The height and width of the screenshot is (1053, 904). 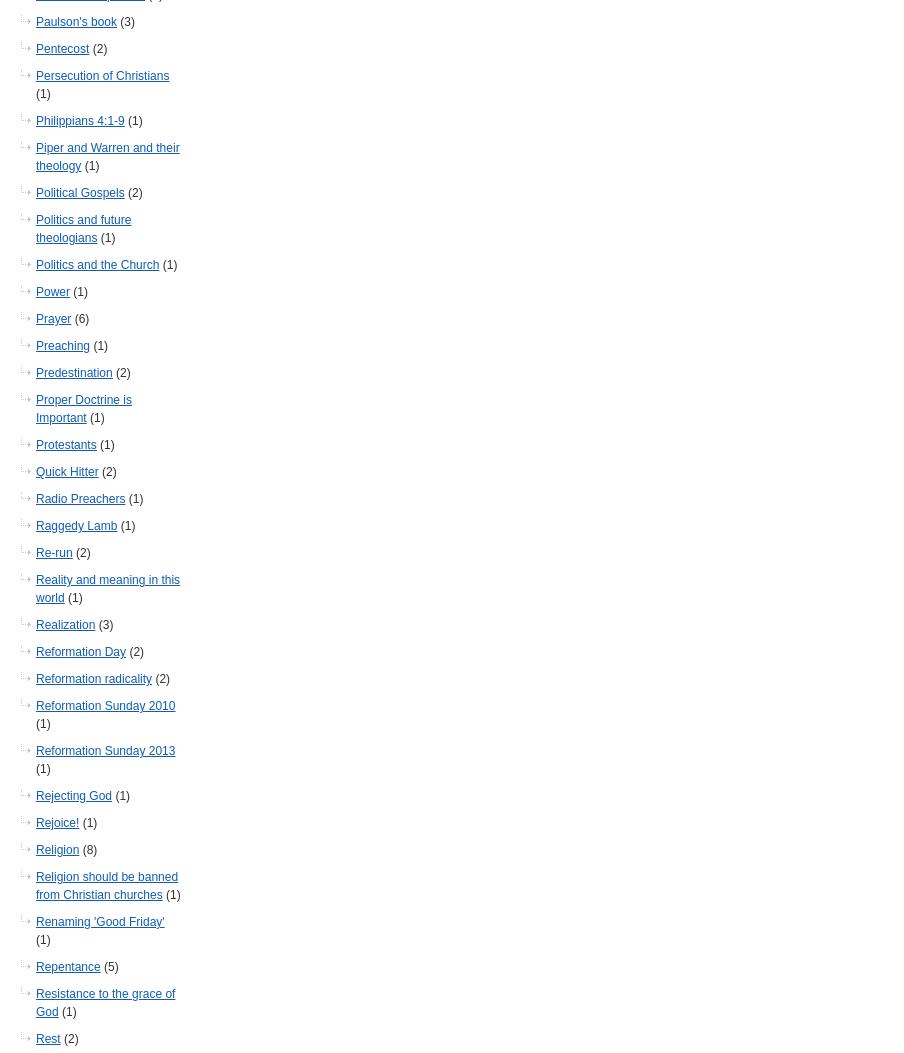 I want to click on 'Reformation Sunday 2010', so click(x=105, y=706).